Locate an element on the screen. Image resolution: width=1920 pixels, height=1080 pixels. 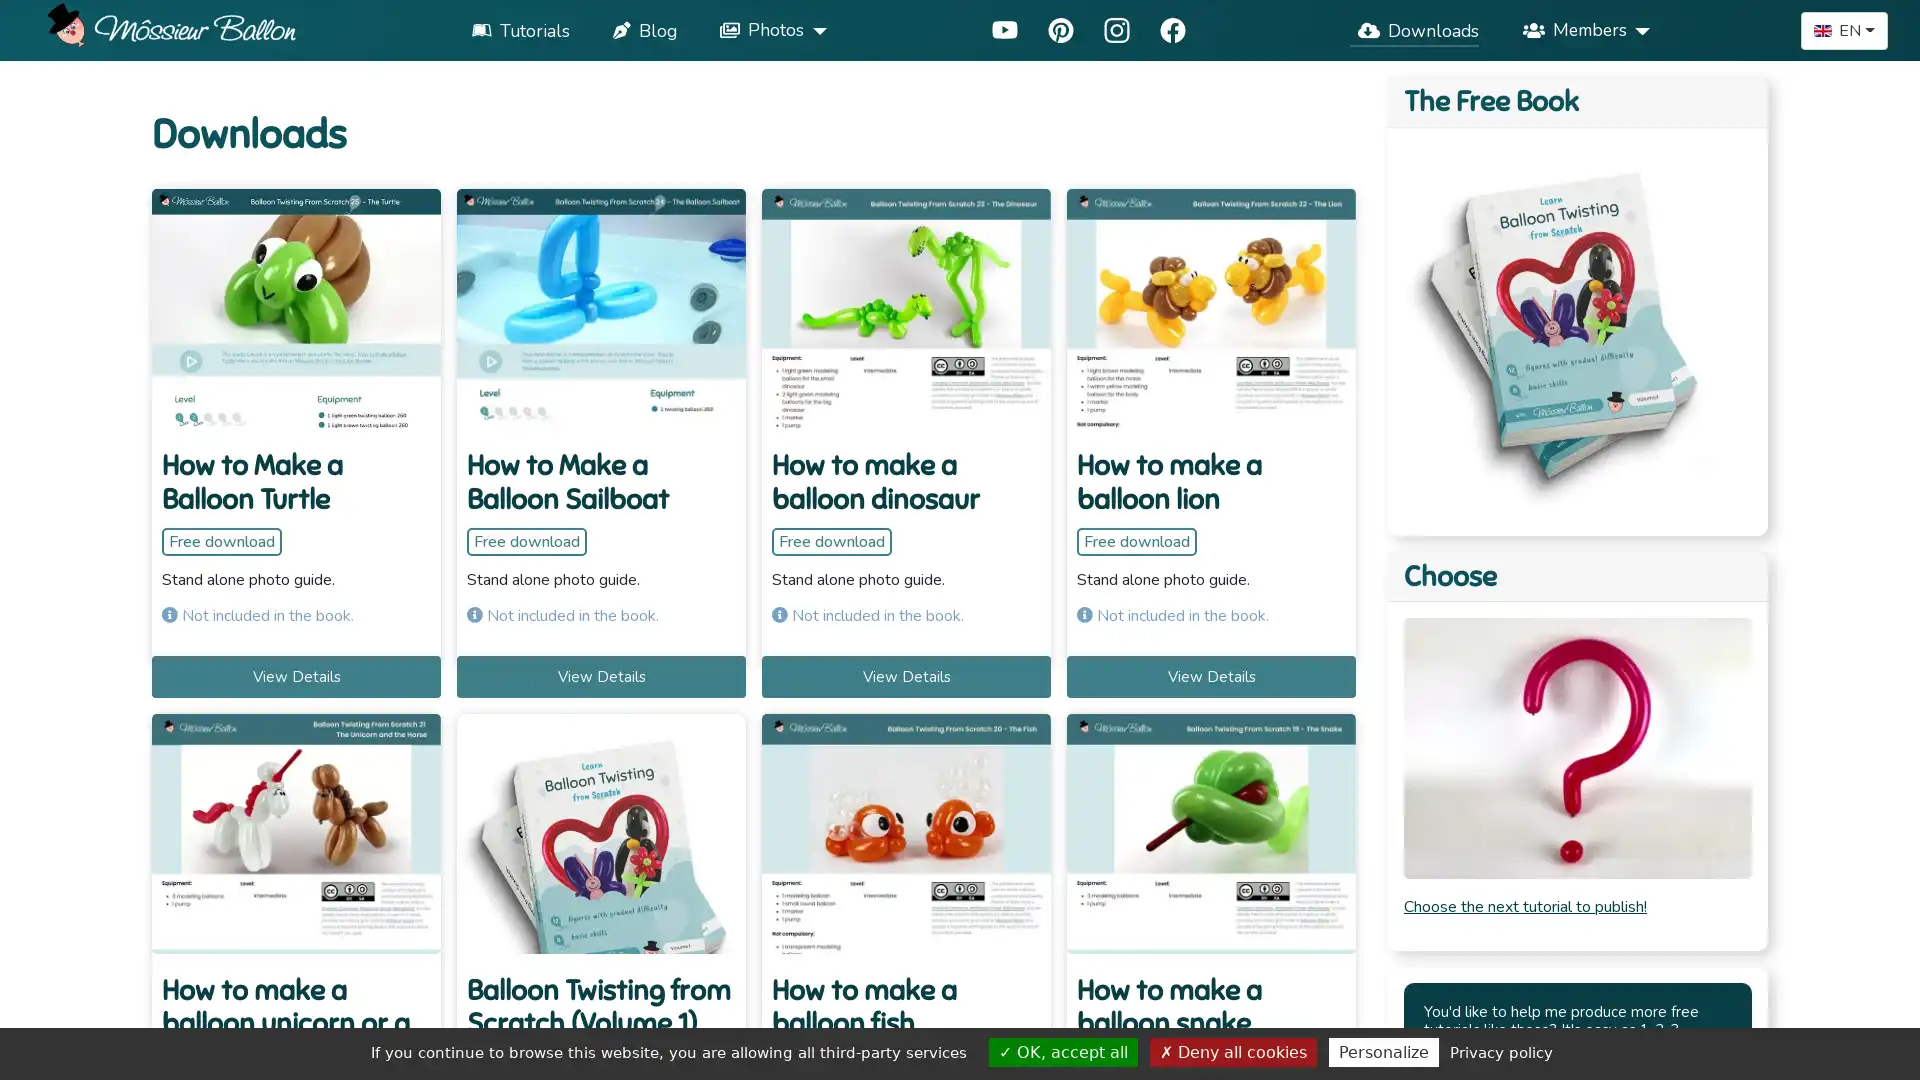
View Details is located at coordinates (905, 675).